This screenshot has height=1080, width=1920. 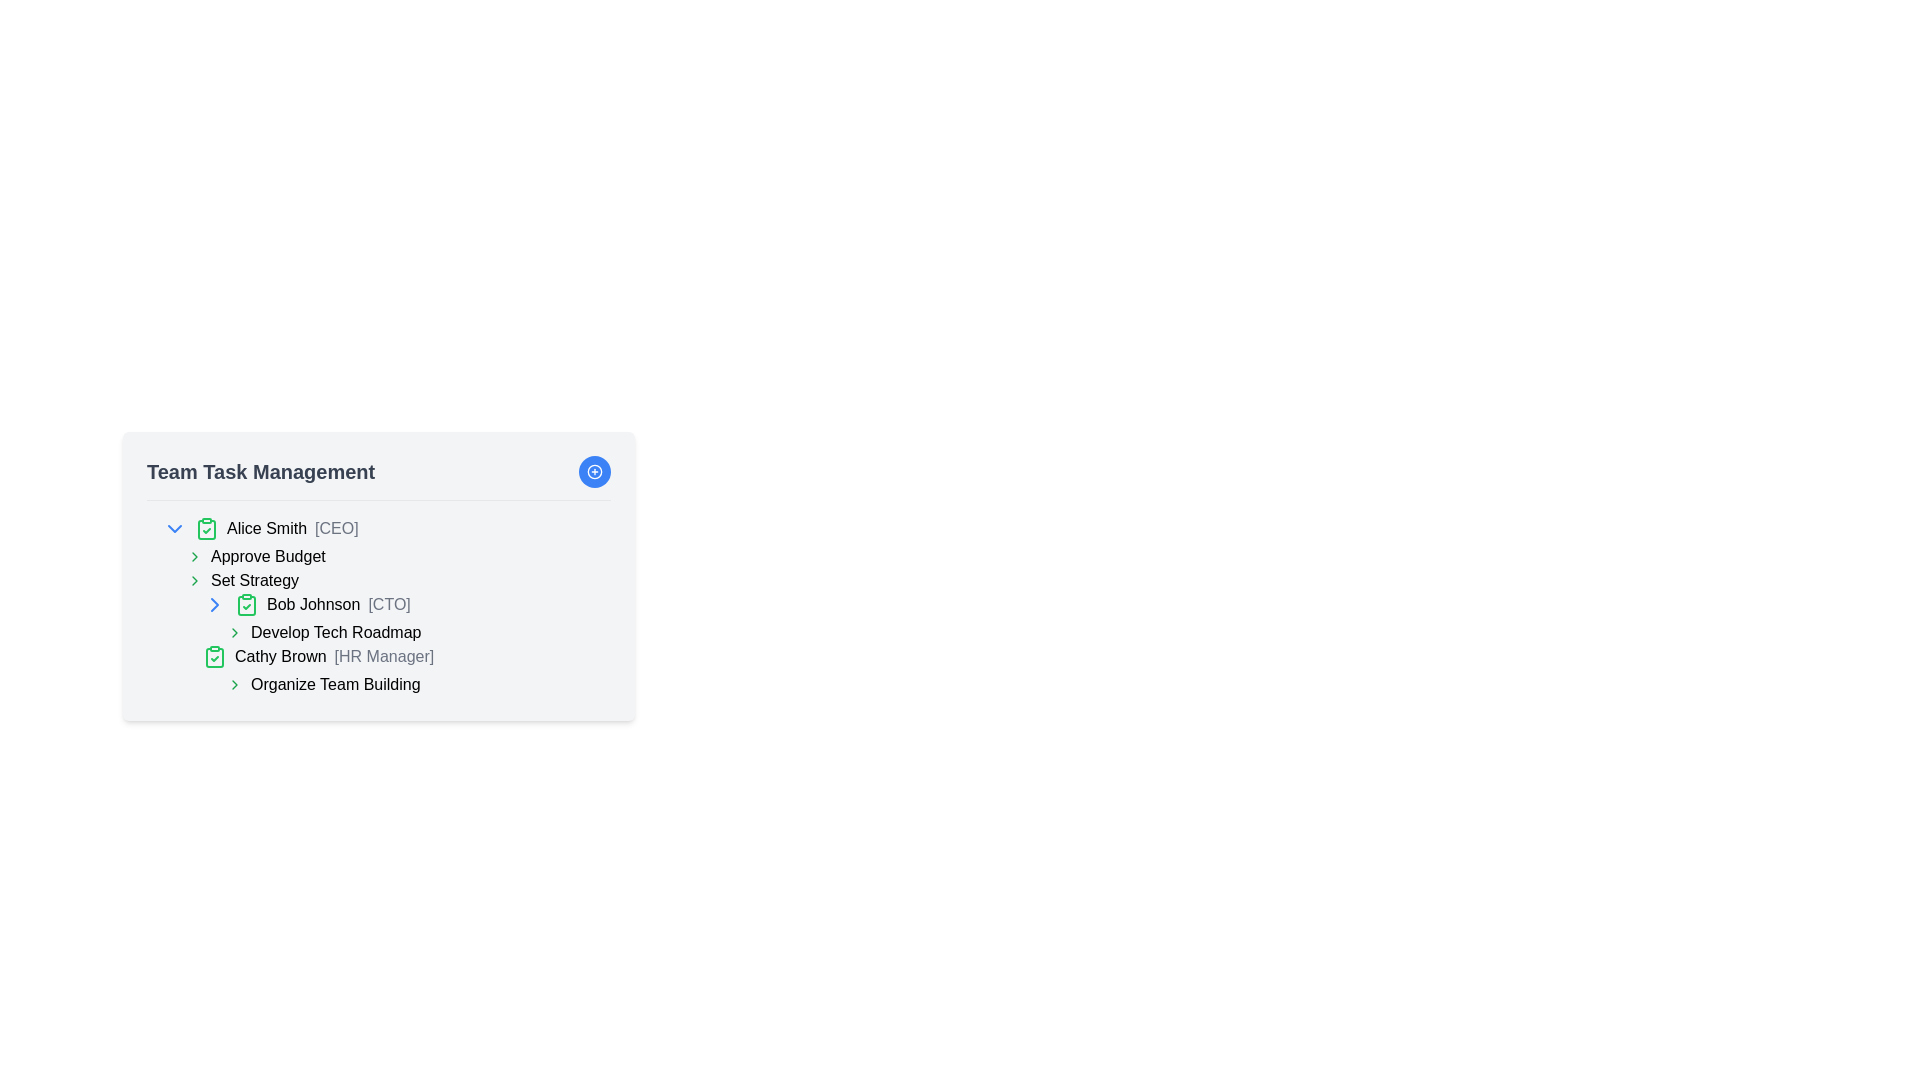 What do you see at coordinates (215, 604) in the screenshot?
I see `the chevron icon next to 'Bob Johnson [CTO]' to expand or collapse the associated list item in the 'Team Task Management' section` at bounding box center [215, 604].